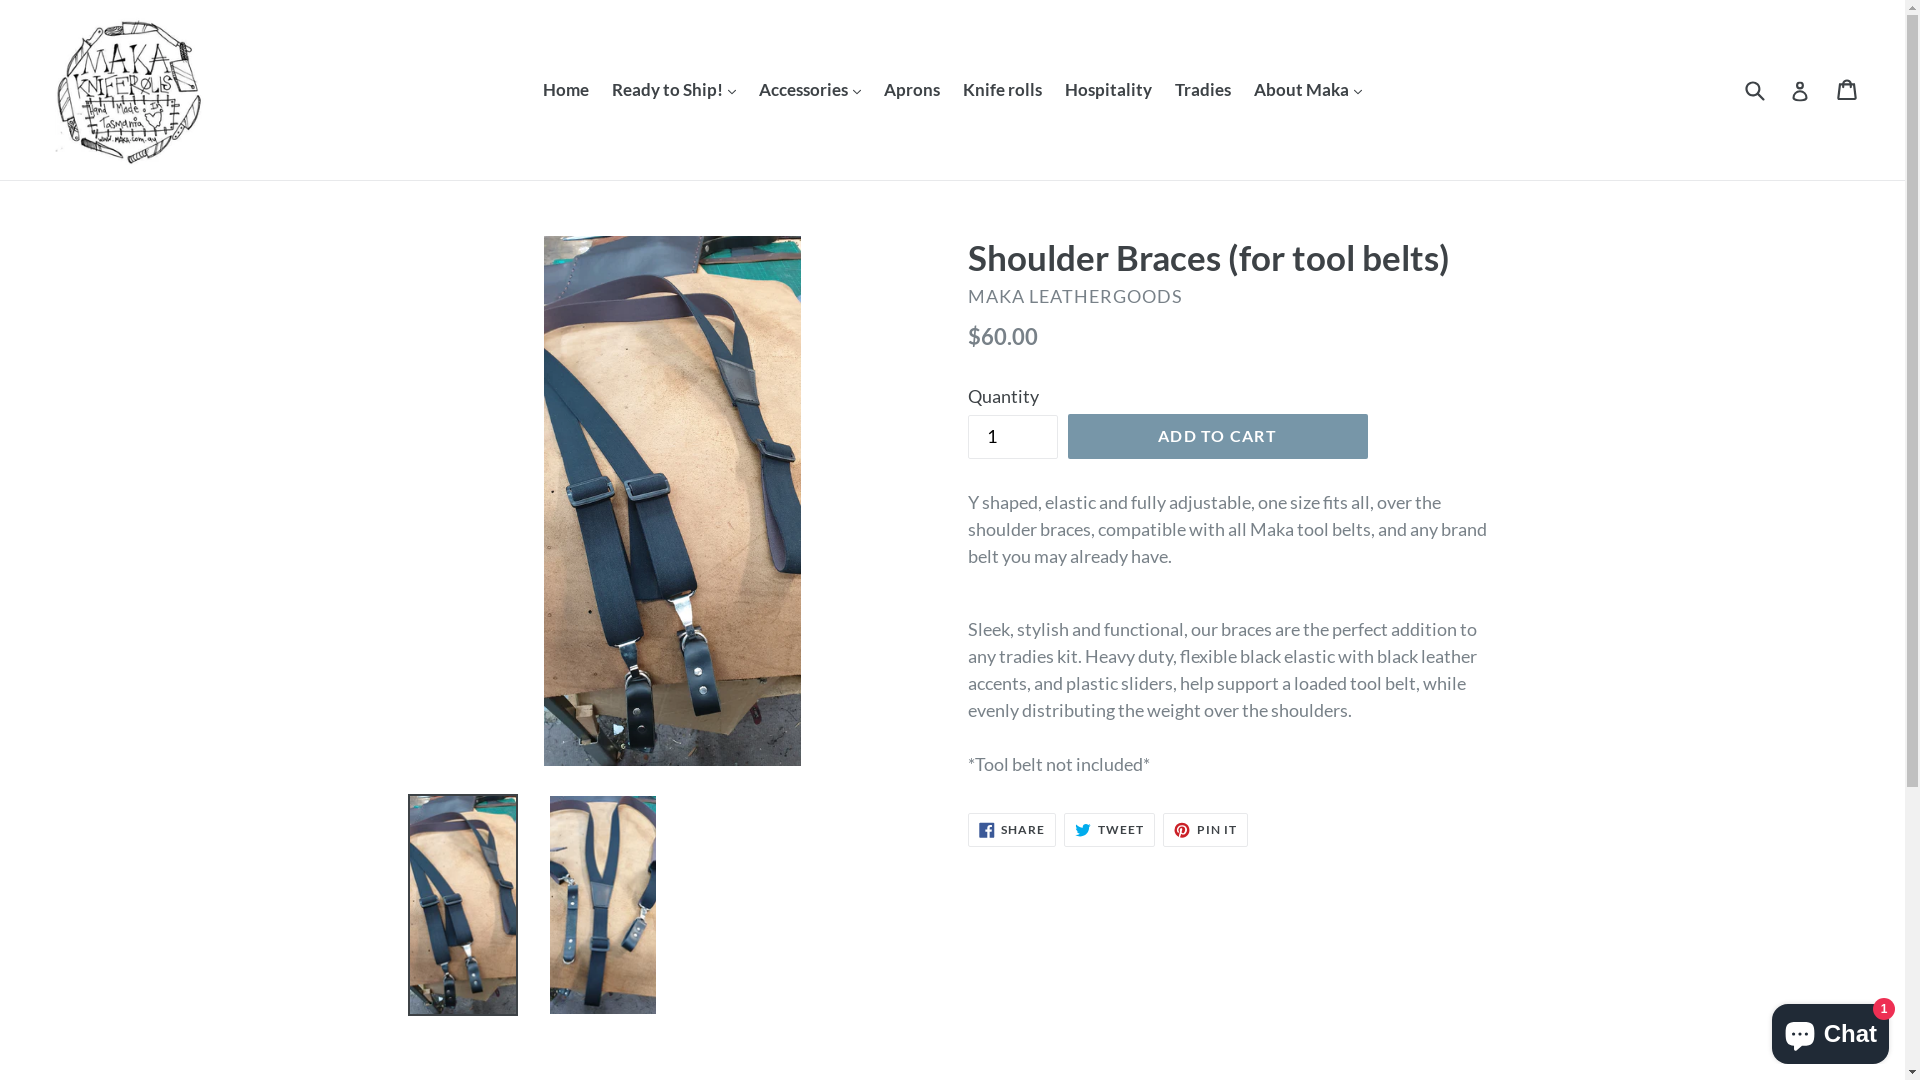 Image resolution: width=1920 pixels, height=1080 pixels. I want to click on 'Log in', so click(1800, 88).